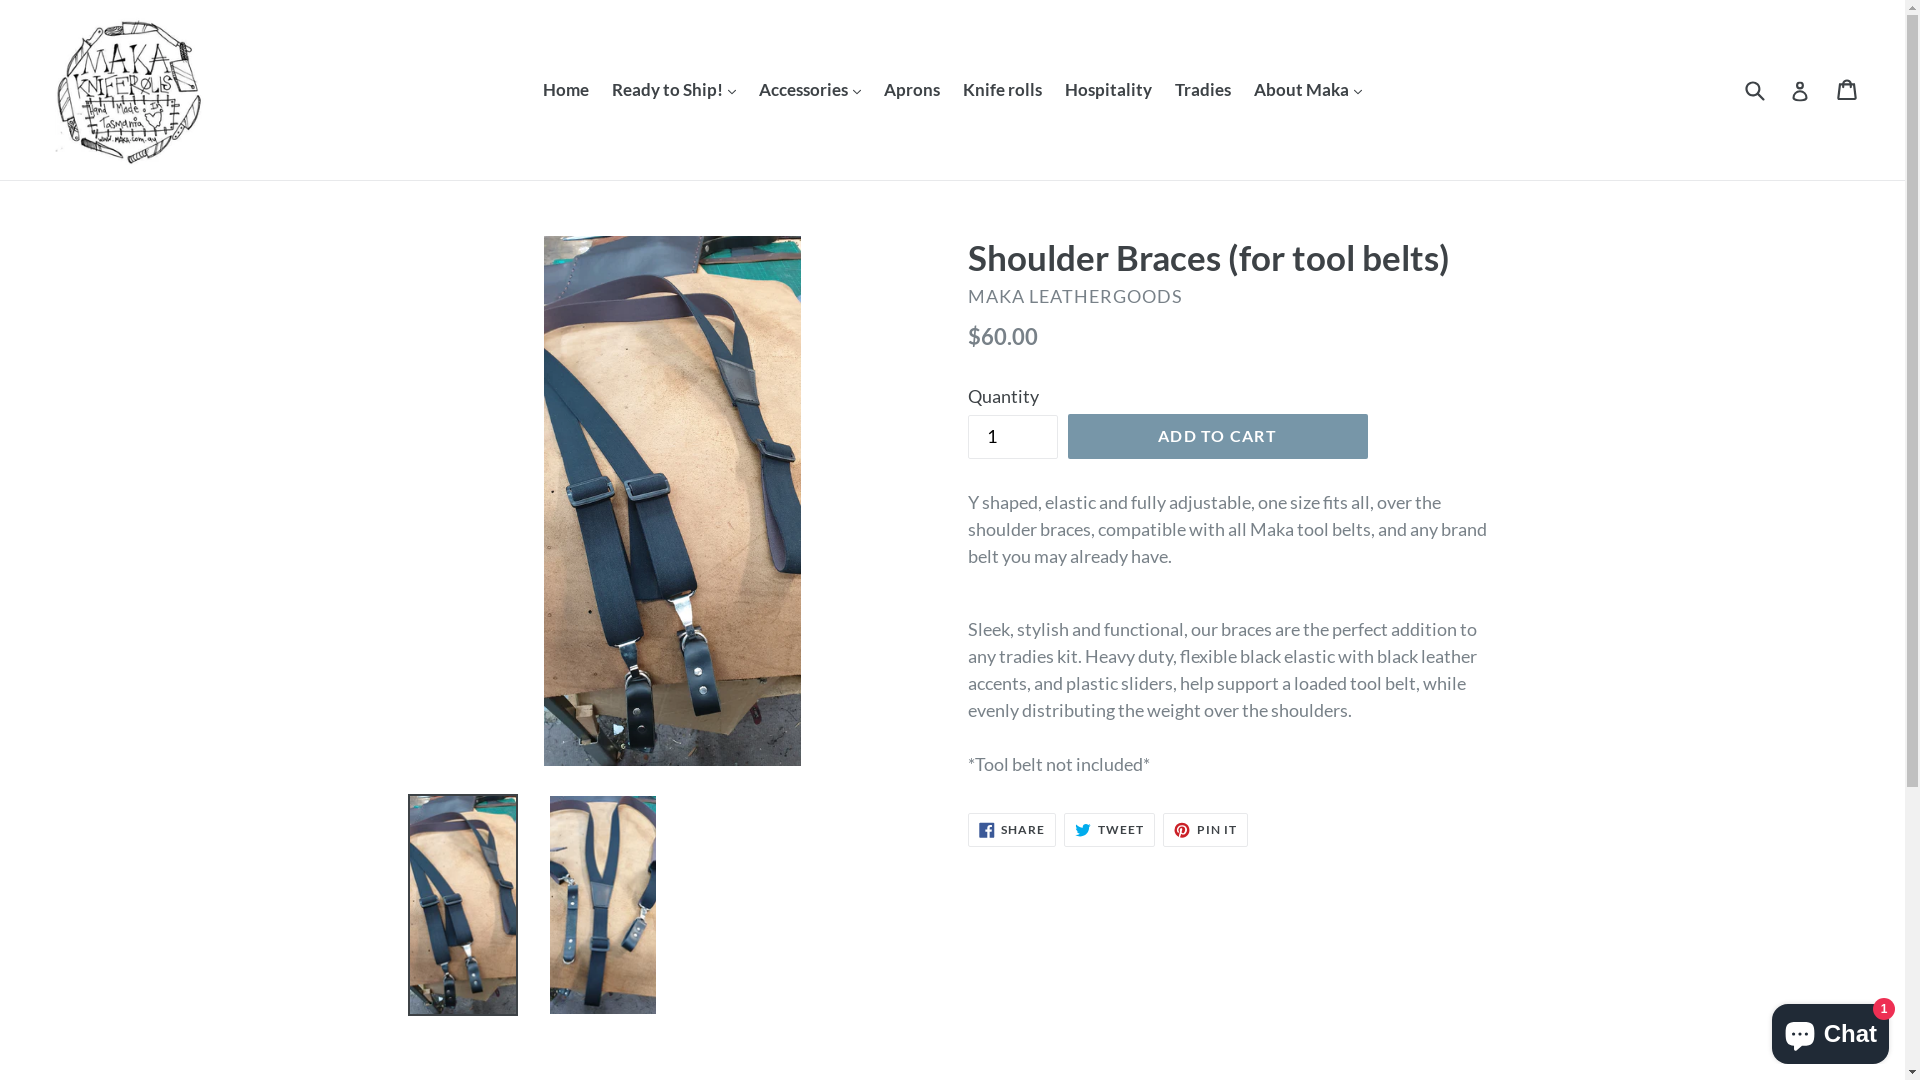 Image resolution: width=1920 pixels, height=1080 pixels. I want to click on 'Log in', so click(1800, 88).